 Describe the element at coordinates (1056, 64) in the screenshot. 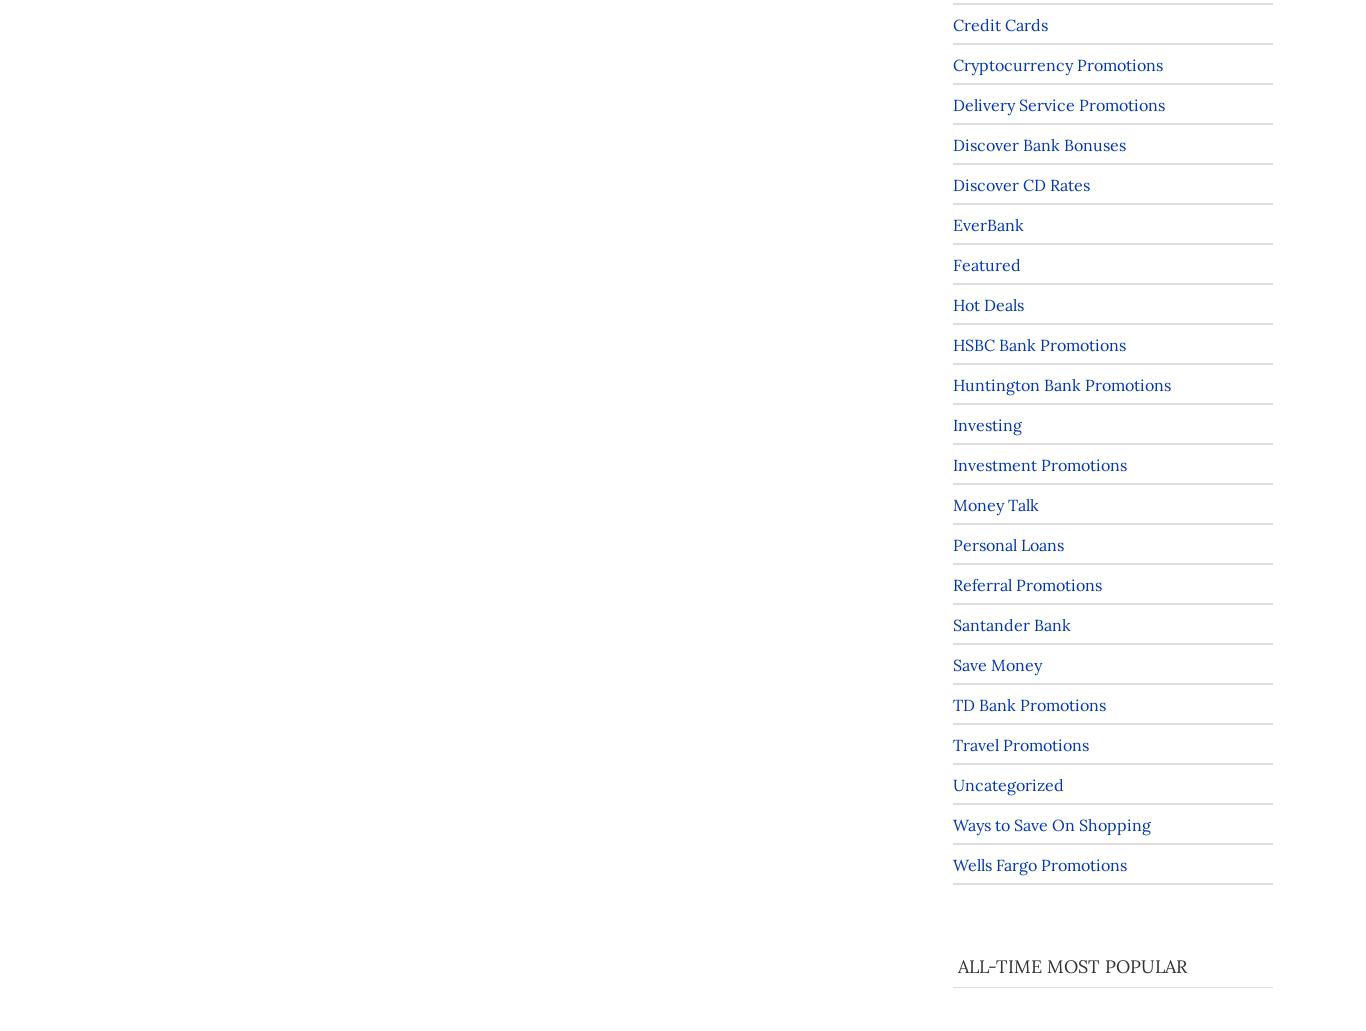

I see `'Cryptocurrency Promotions'` at that location.